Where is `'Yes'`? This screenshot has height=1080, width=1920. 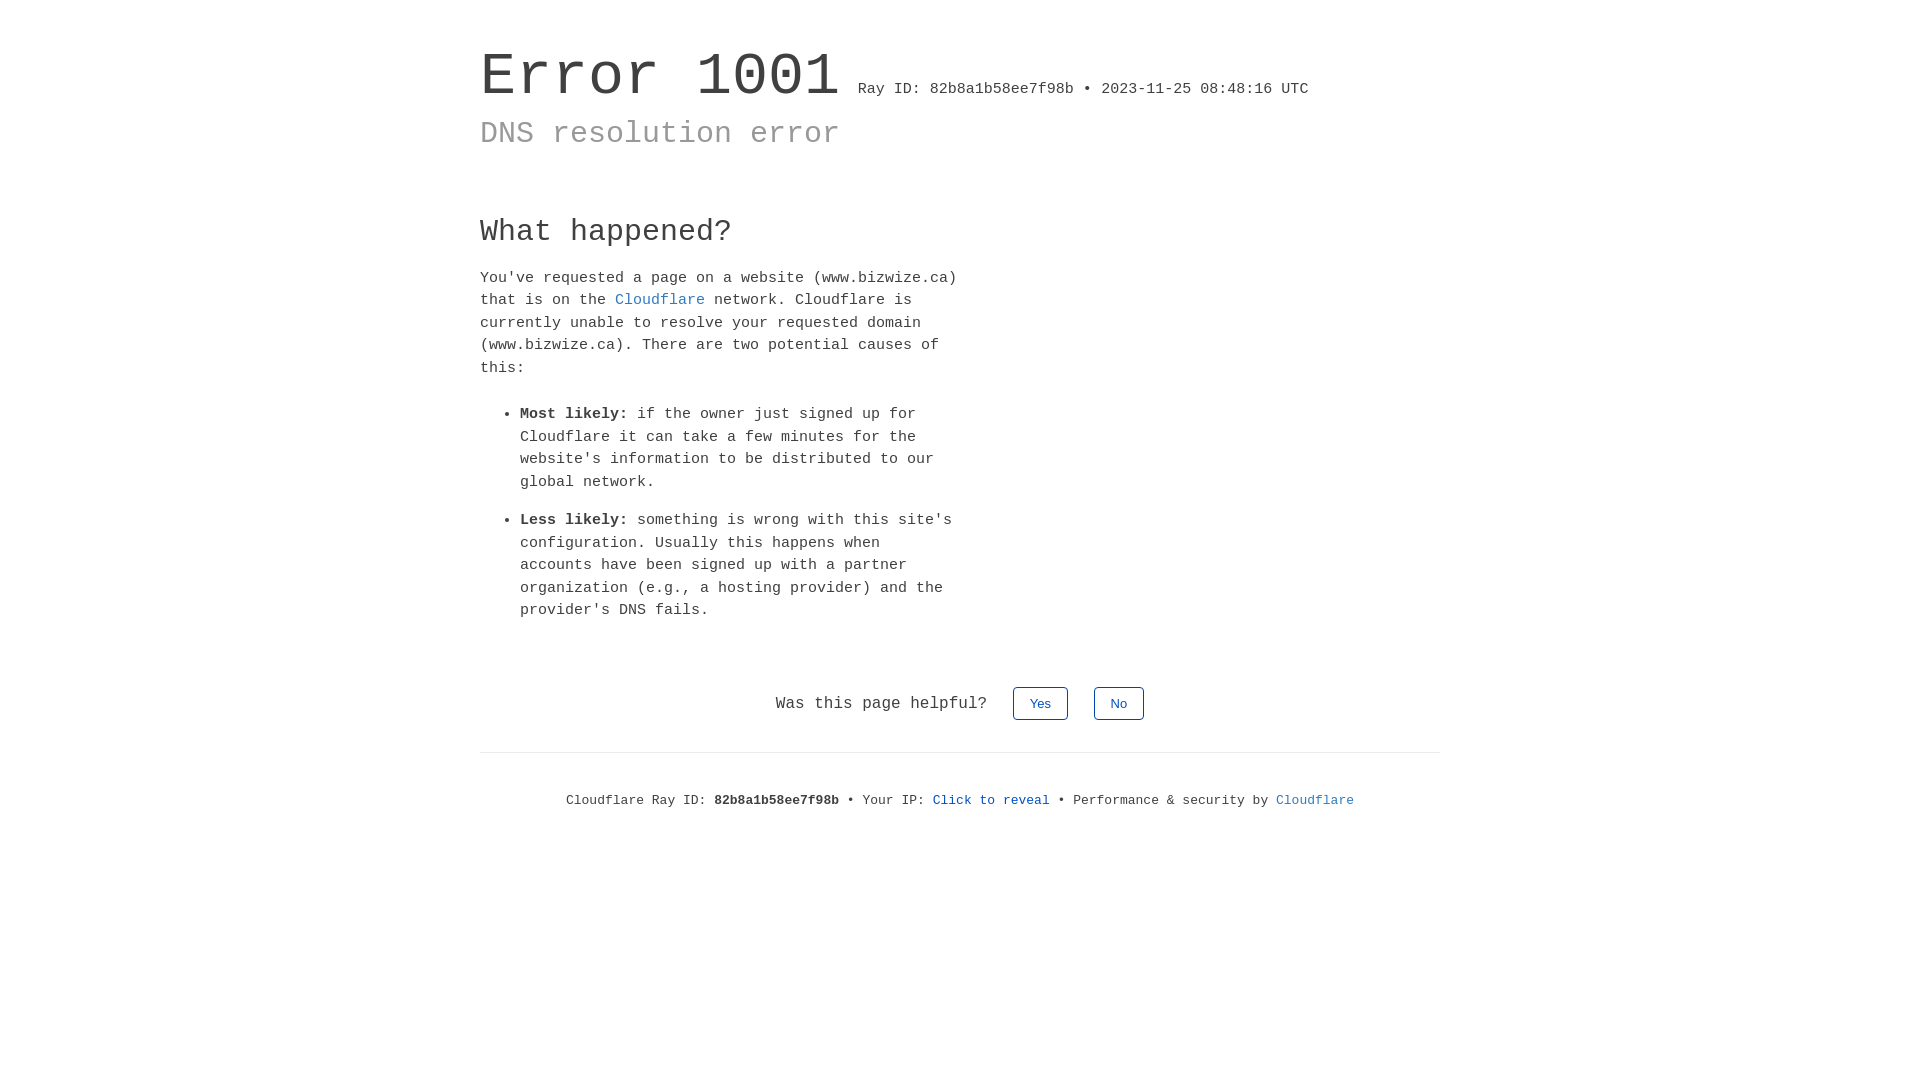
'Yes' is located at coordinates (1040, 701).